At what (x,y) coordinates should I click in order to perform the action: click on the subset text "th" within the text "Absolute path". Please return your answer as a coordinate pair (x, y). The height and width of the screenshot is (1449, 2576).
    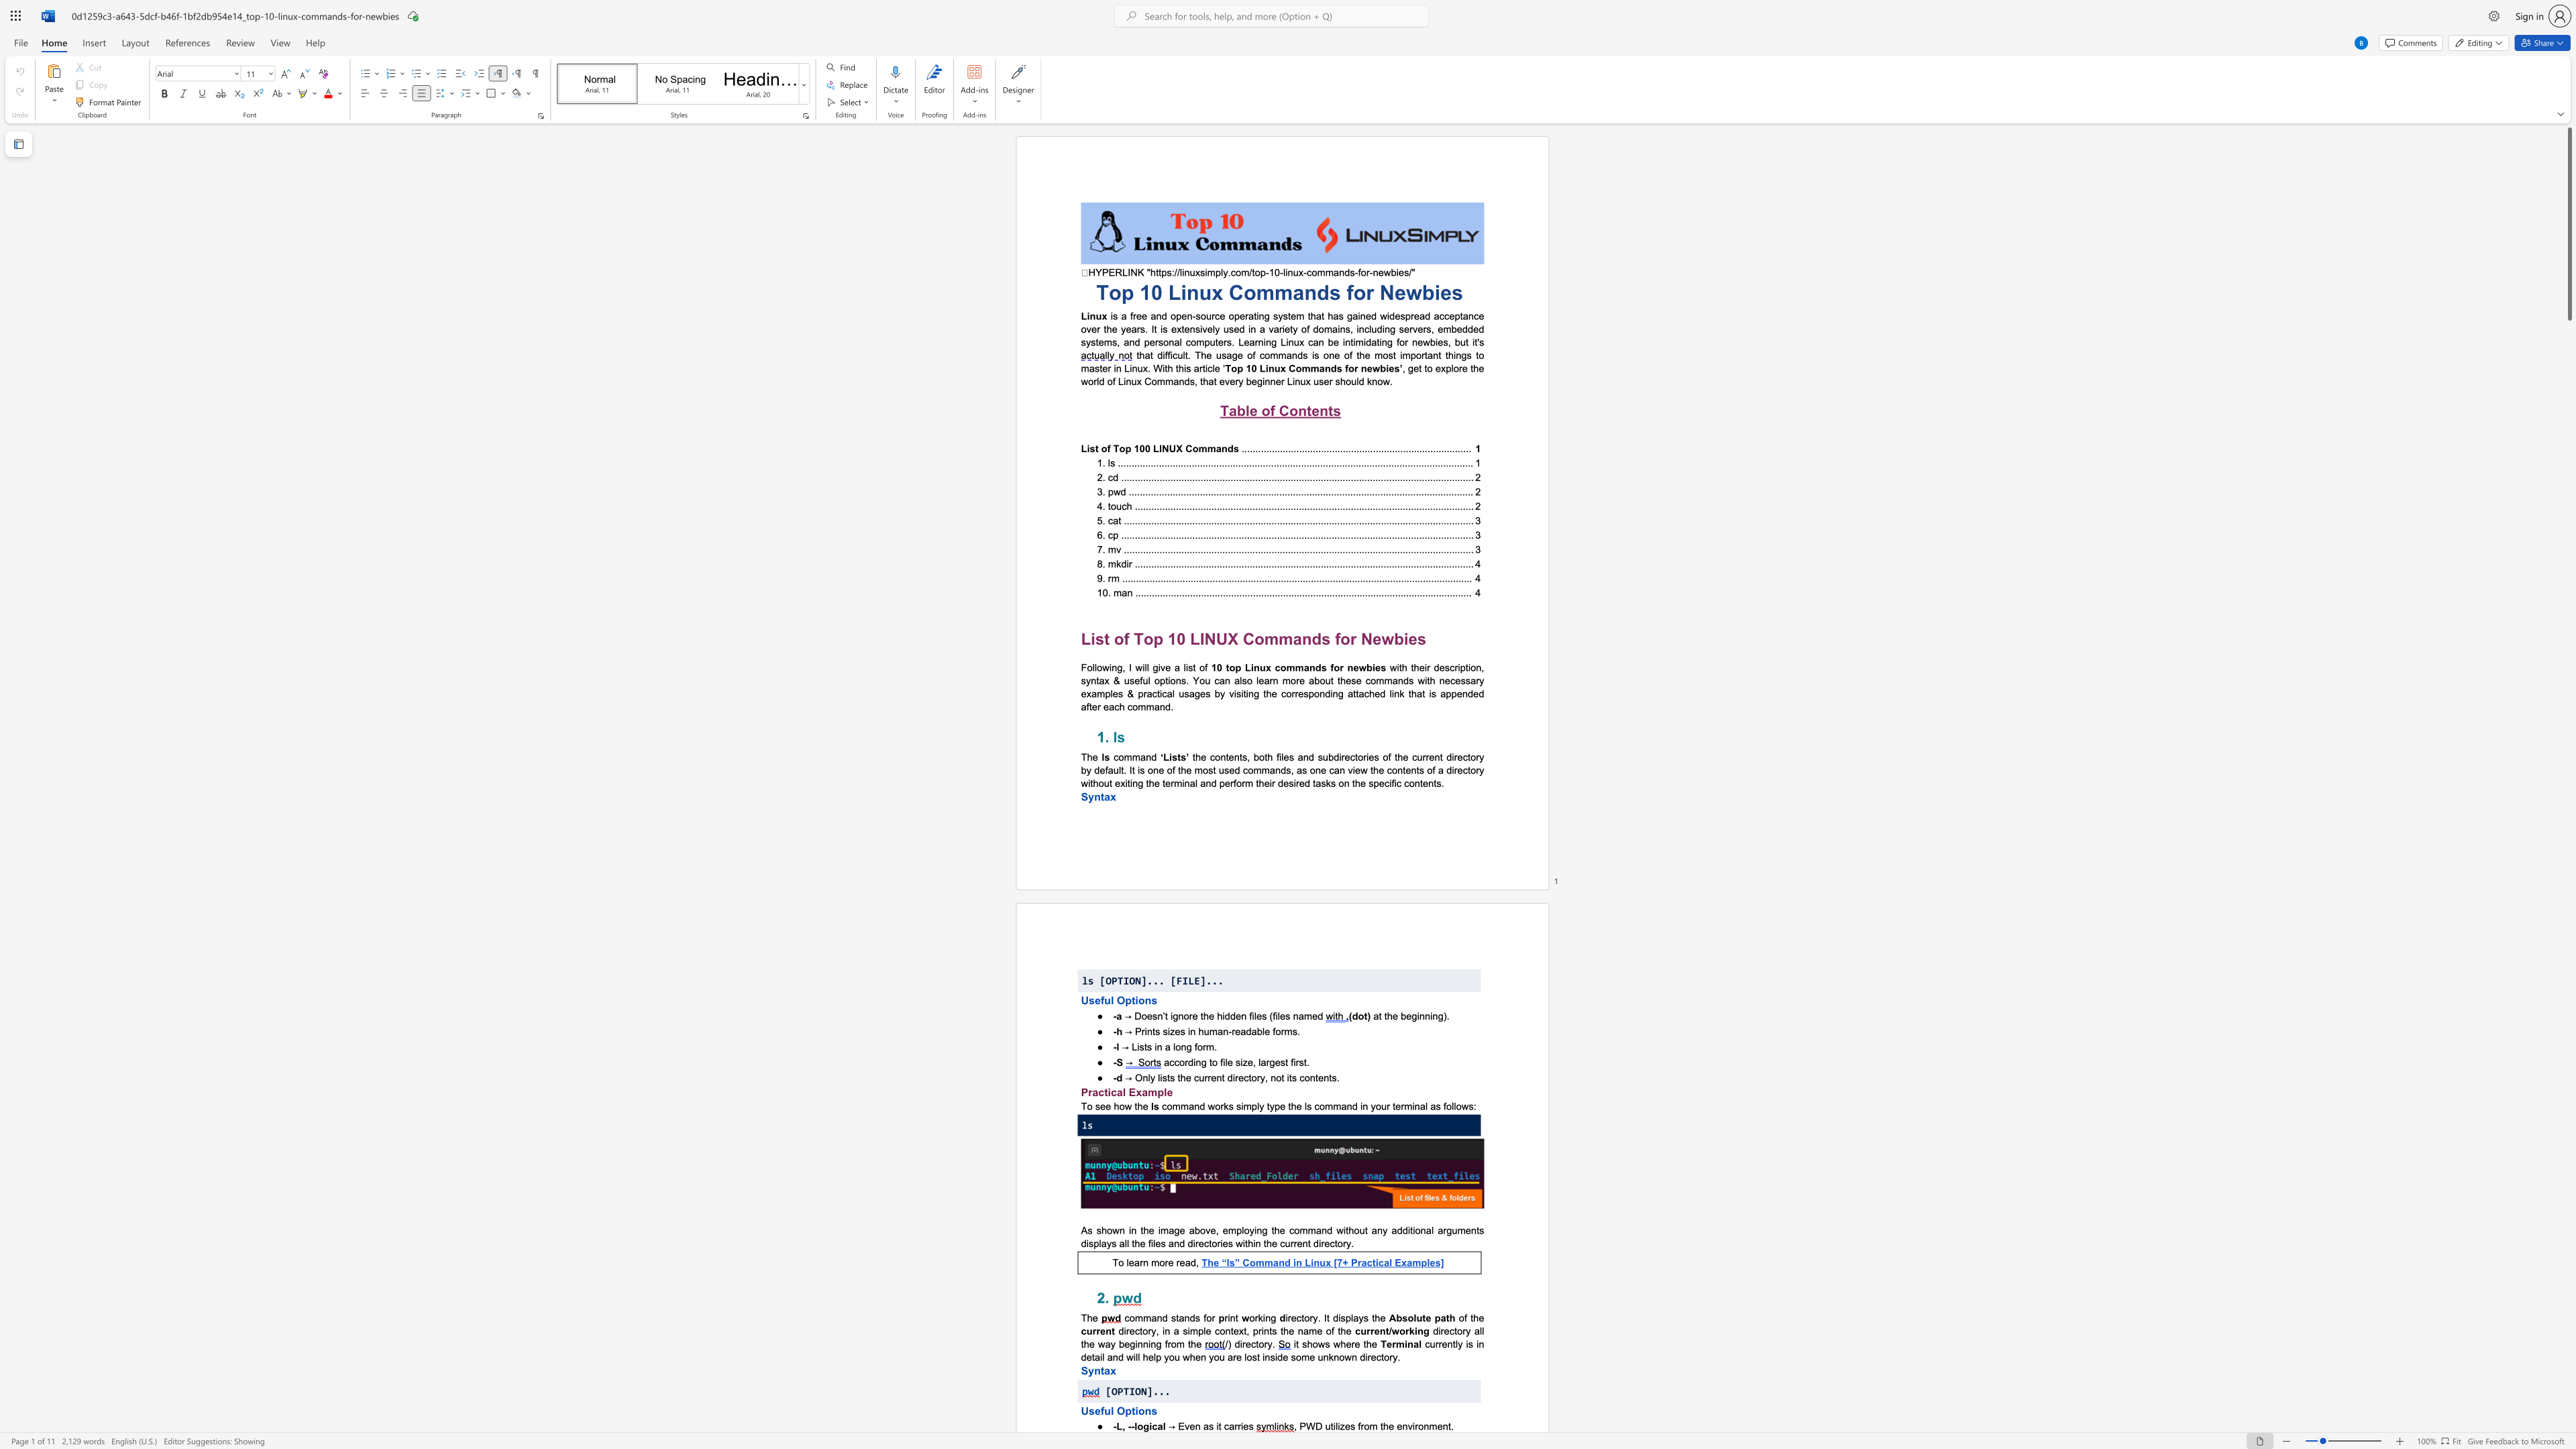
    Looking at the image, I should click on (1446, 1317).